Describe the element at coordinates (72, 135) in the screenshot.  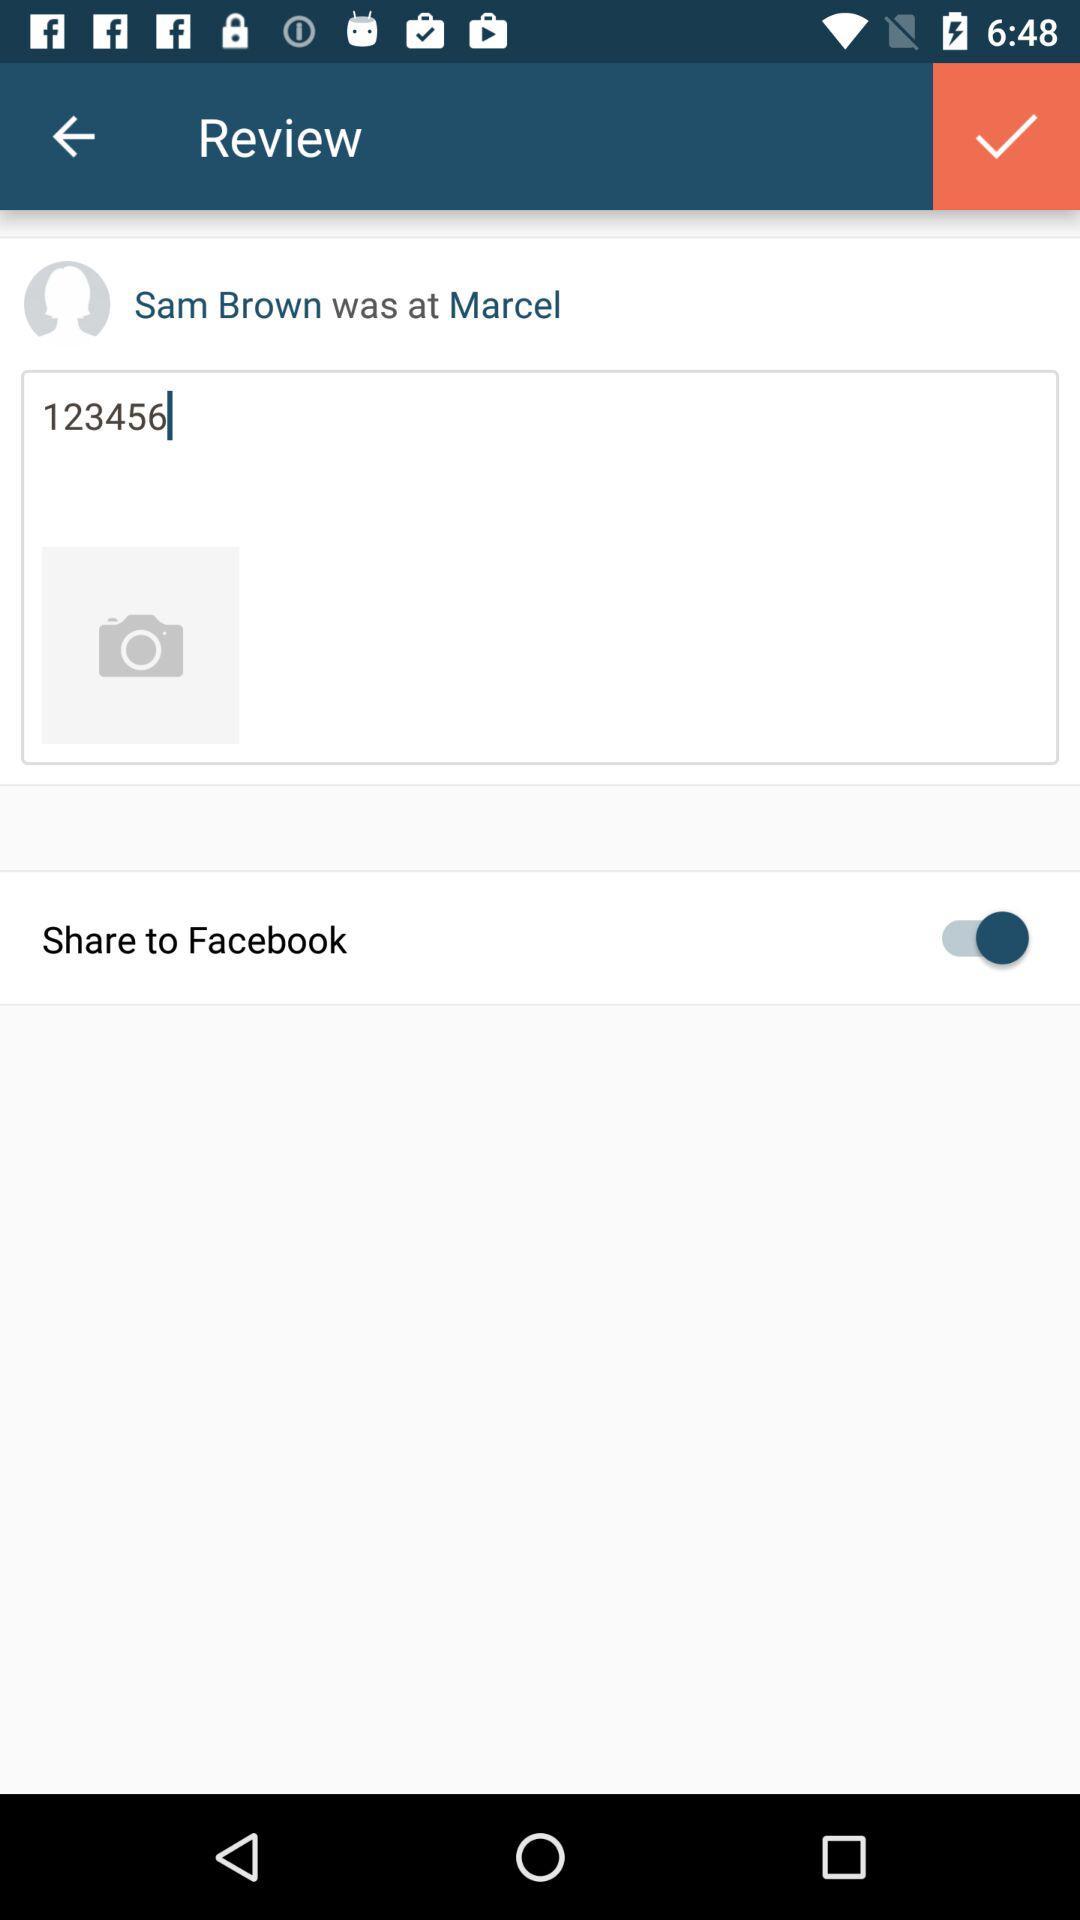
I see `the icon above sam brown was item` at that location.